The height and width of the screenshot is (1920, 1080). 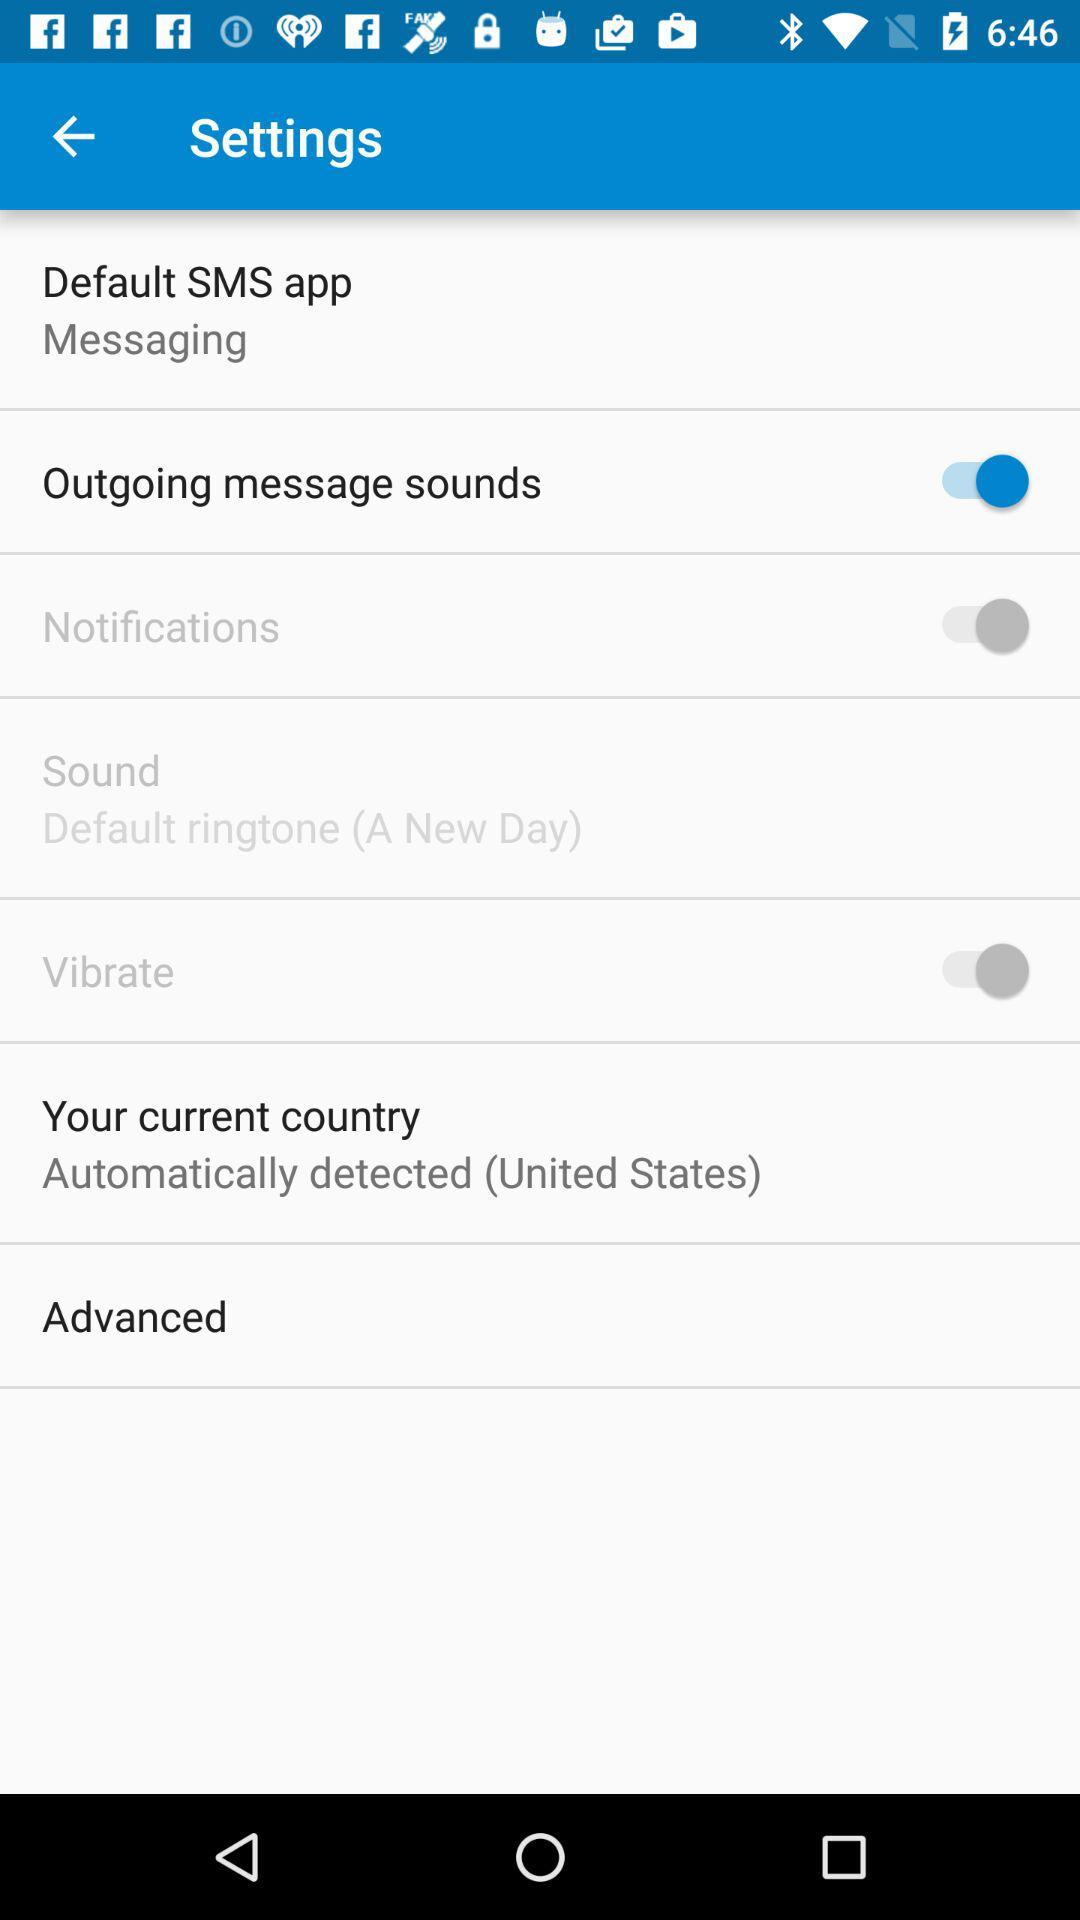 What do you see at coordinates (312, 826) in the screenshot?
I see `the default ringtone a icon` at bounding box center [312, 826].